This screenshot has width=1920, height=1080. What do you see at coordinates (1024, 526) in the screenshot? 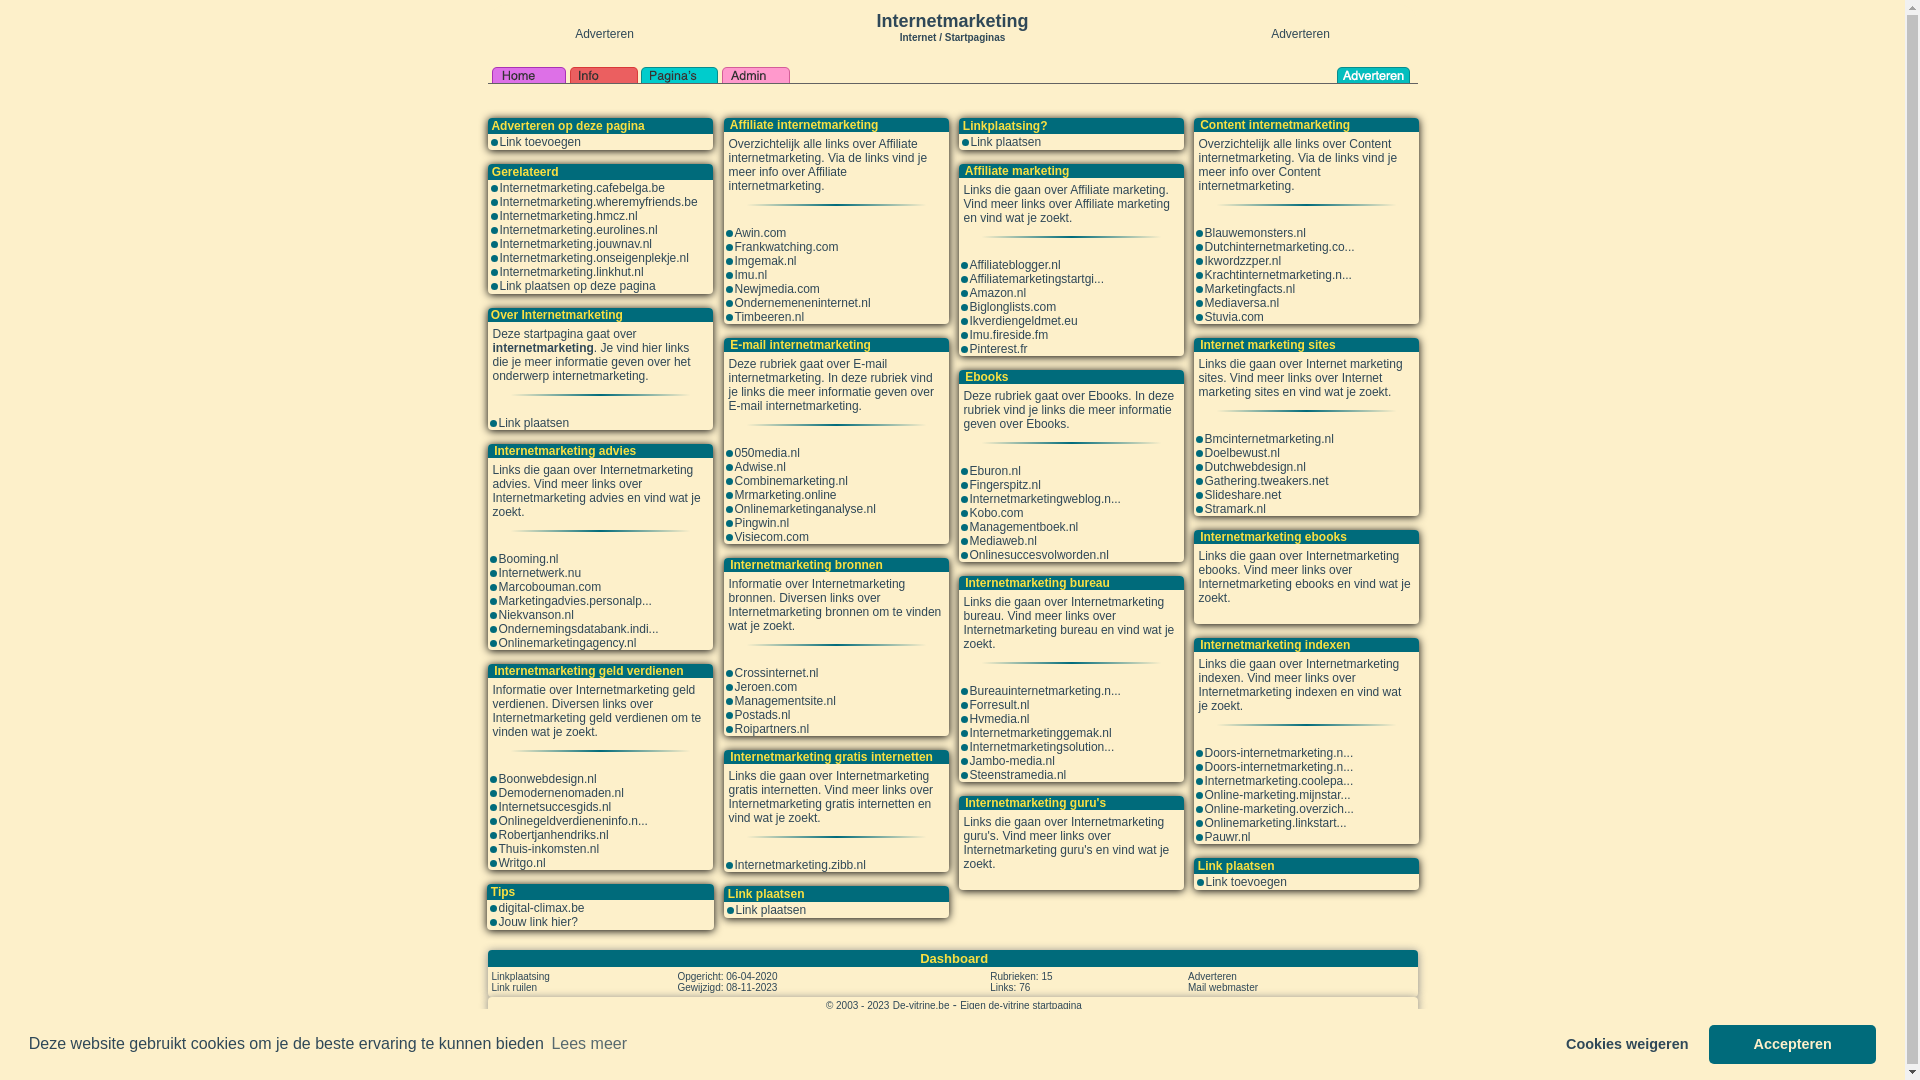
I see `'Managementboek.nl'` at bounding box center [1024, 526].